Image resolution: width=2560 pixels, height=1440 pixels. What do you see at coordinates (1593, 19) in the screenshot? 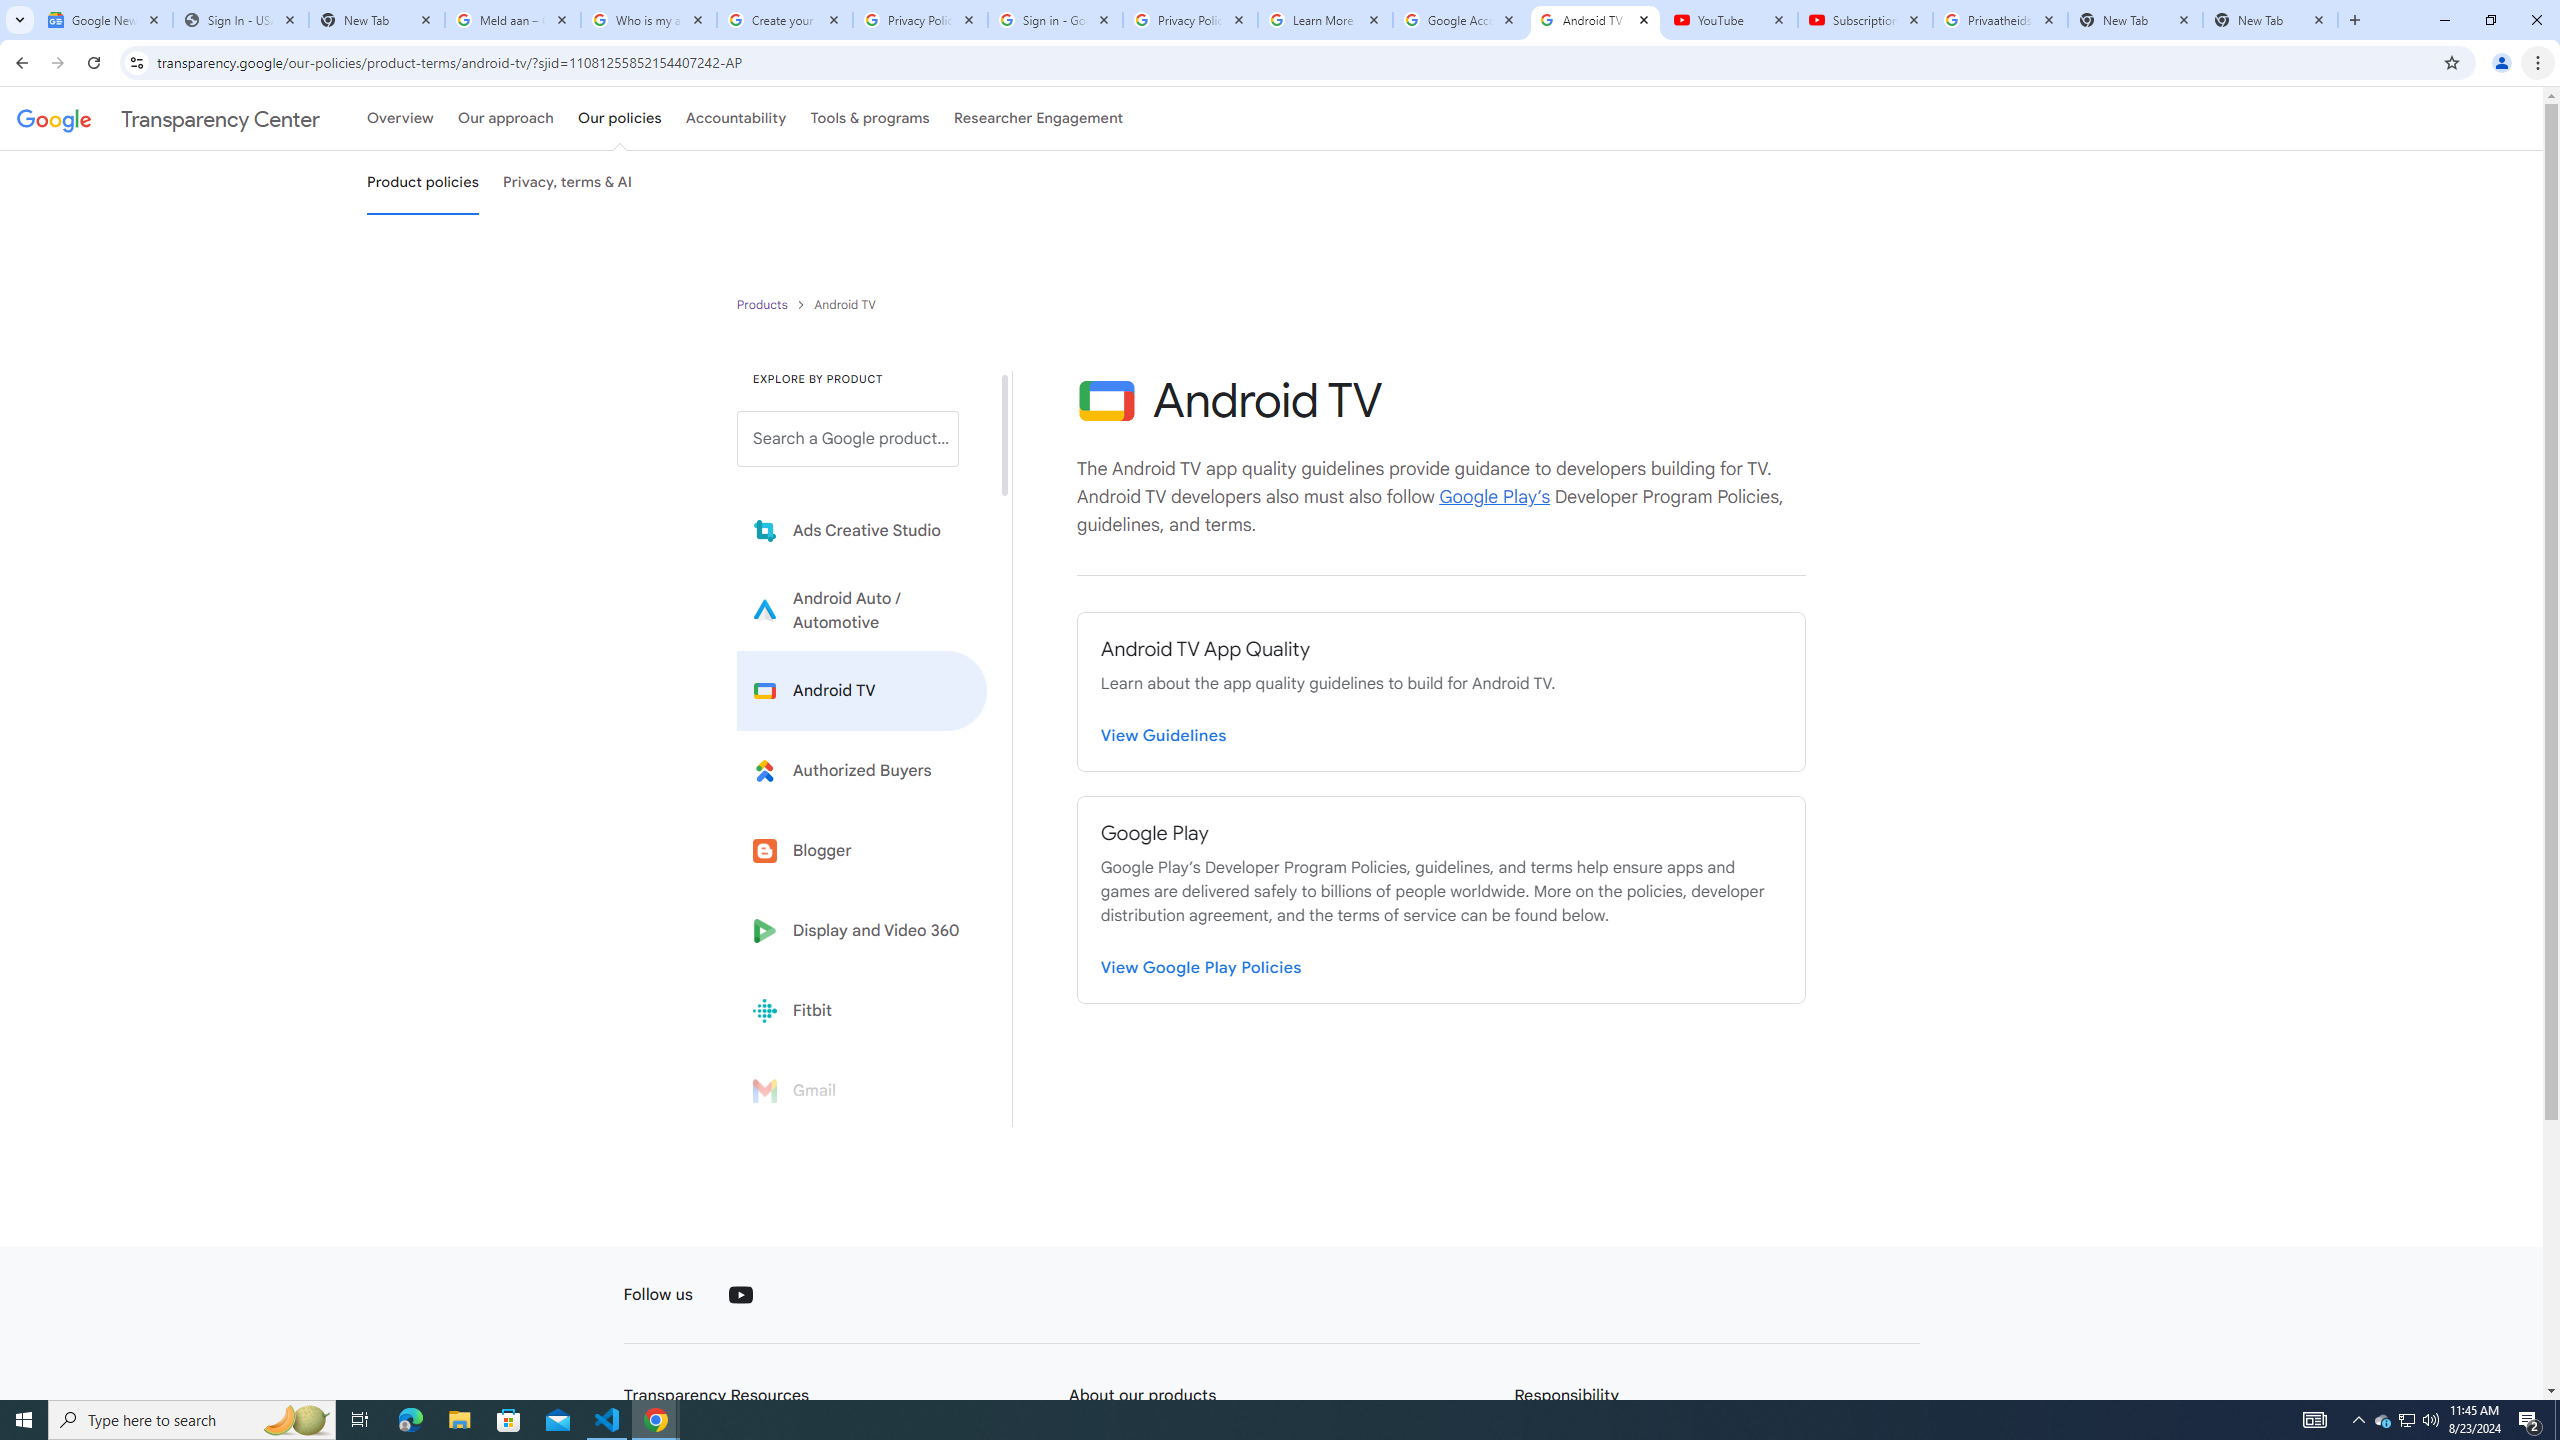
I see `'Android TV Policies and Guidelines - Transparency Center'` at bounding box center [1593, 19].